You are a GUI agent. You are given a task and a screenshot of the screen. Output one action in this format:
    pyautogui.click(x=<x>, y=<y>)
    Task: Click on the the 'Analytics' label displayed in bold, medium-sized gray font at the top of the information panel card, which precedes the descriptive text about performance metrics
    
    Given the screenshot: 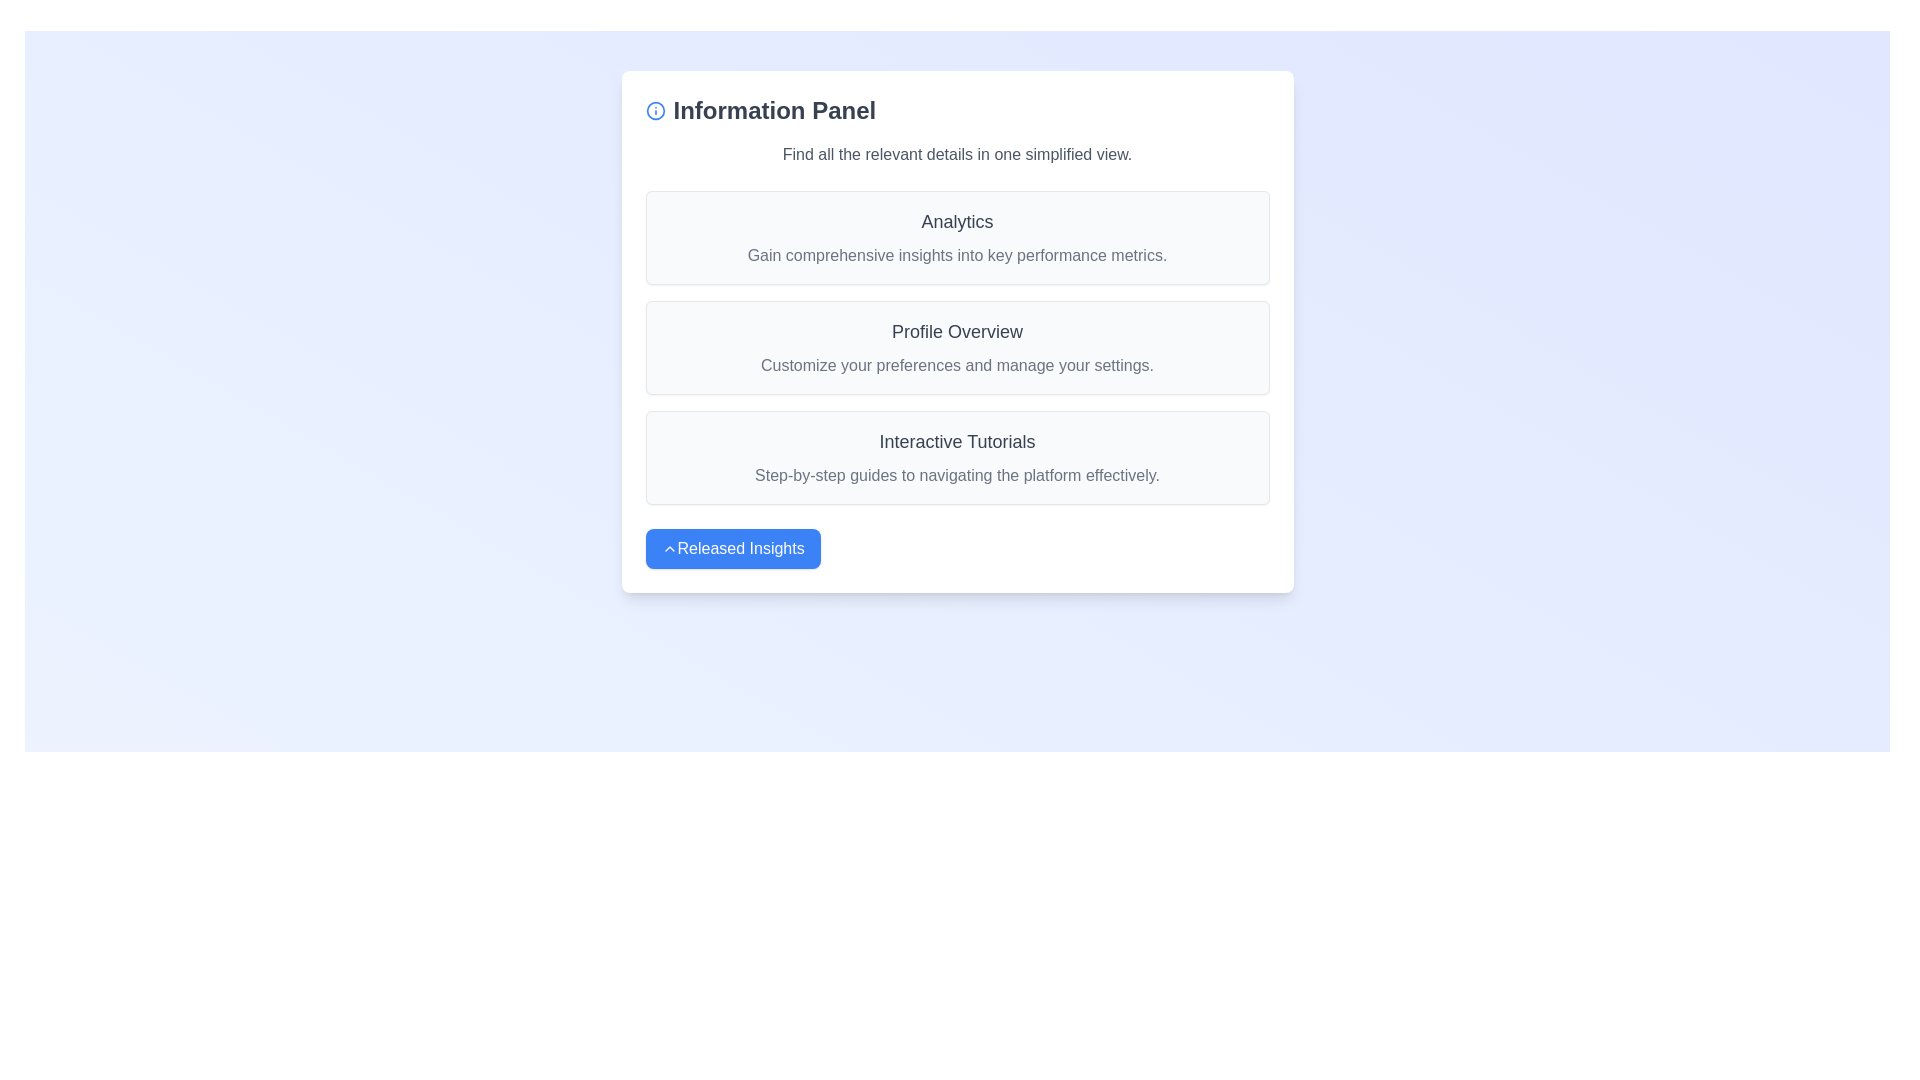 What is the action you would take?
    pyautogui.click(x=956, y=222)
    